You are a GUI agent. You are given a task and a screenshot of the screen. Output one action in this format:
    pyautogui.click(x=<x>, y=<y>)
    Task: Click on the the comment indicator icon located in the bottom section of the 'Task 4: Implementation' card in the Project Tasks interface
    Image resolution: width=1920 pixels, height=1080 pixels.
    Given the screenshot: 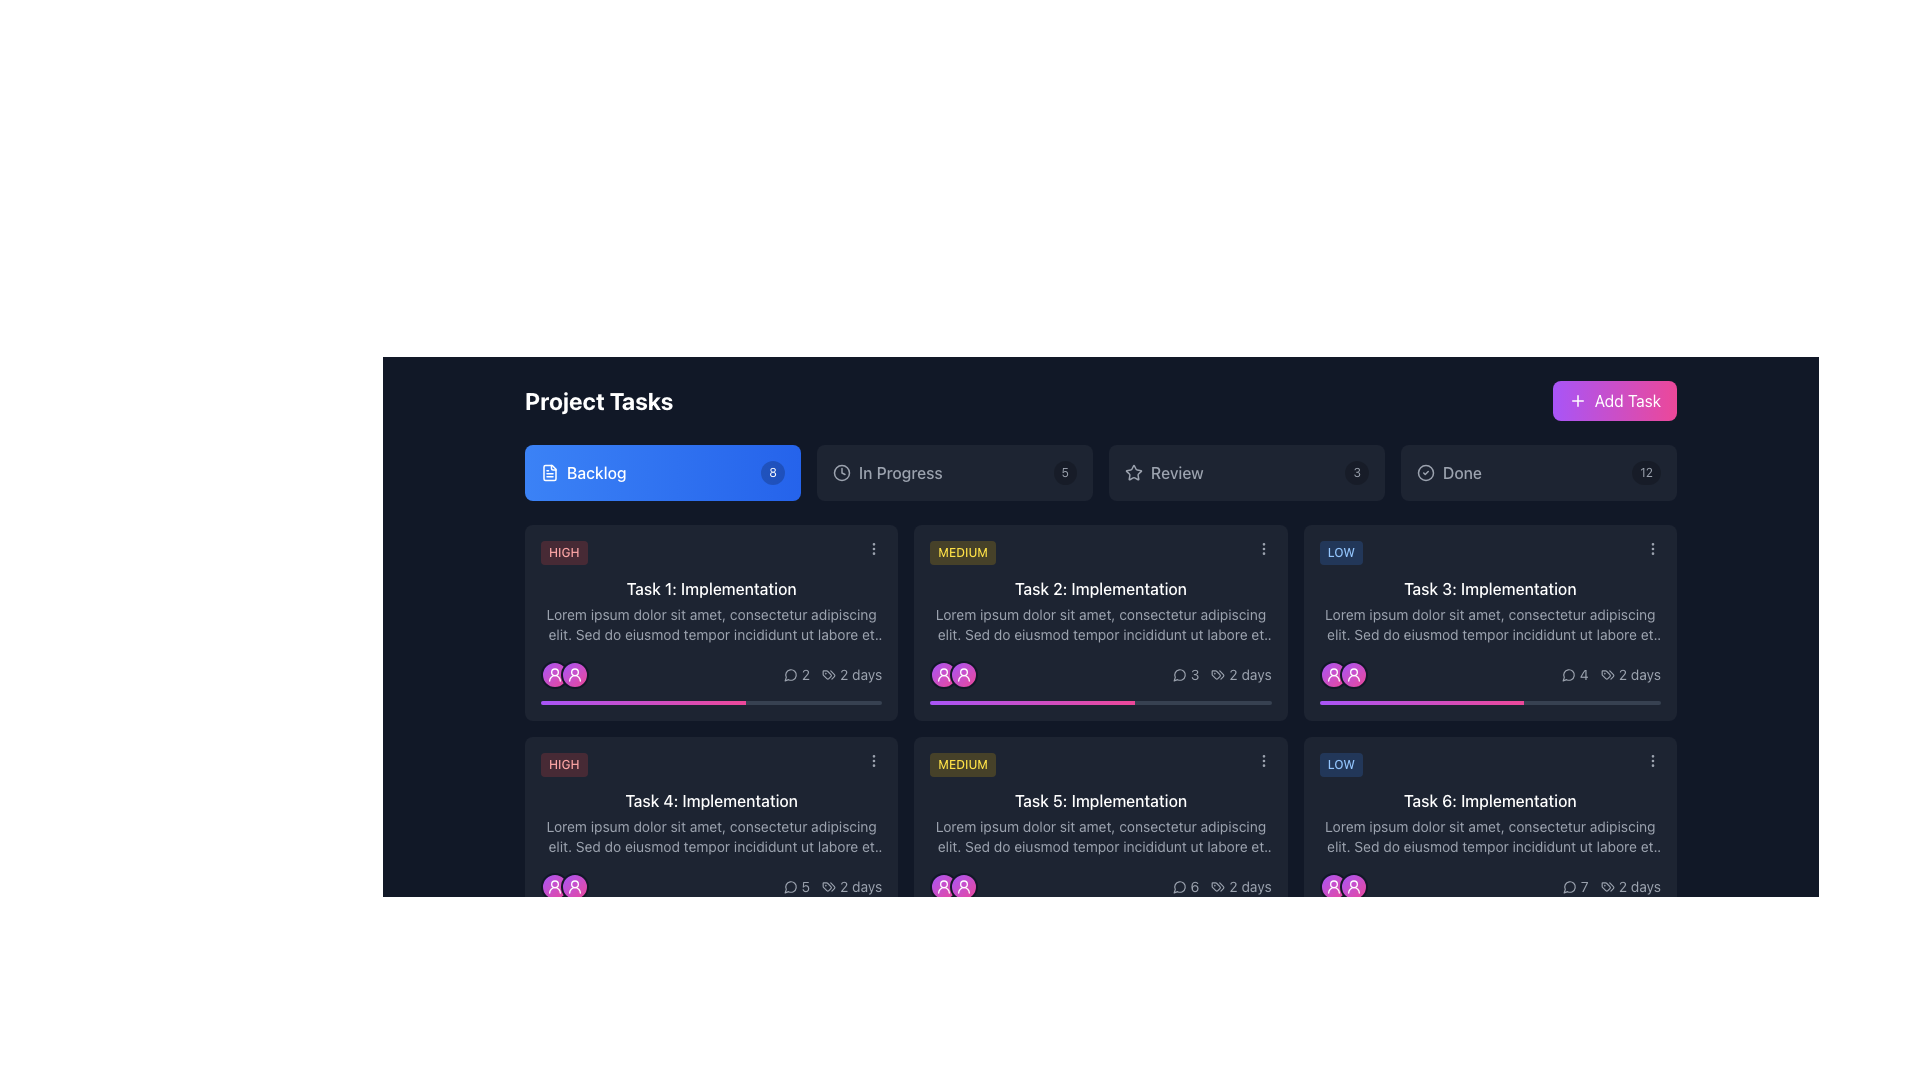 What is the action you would take?
    pyautogui.click(x=789, y=886)
    